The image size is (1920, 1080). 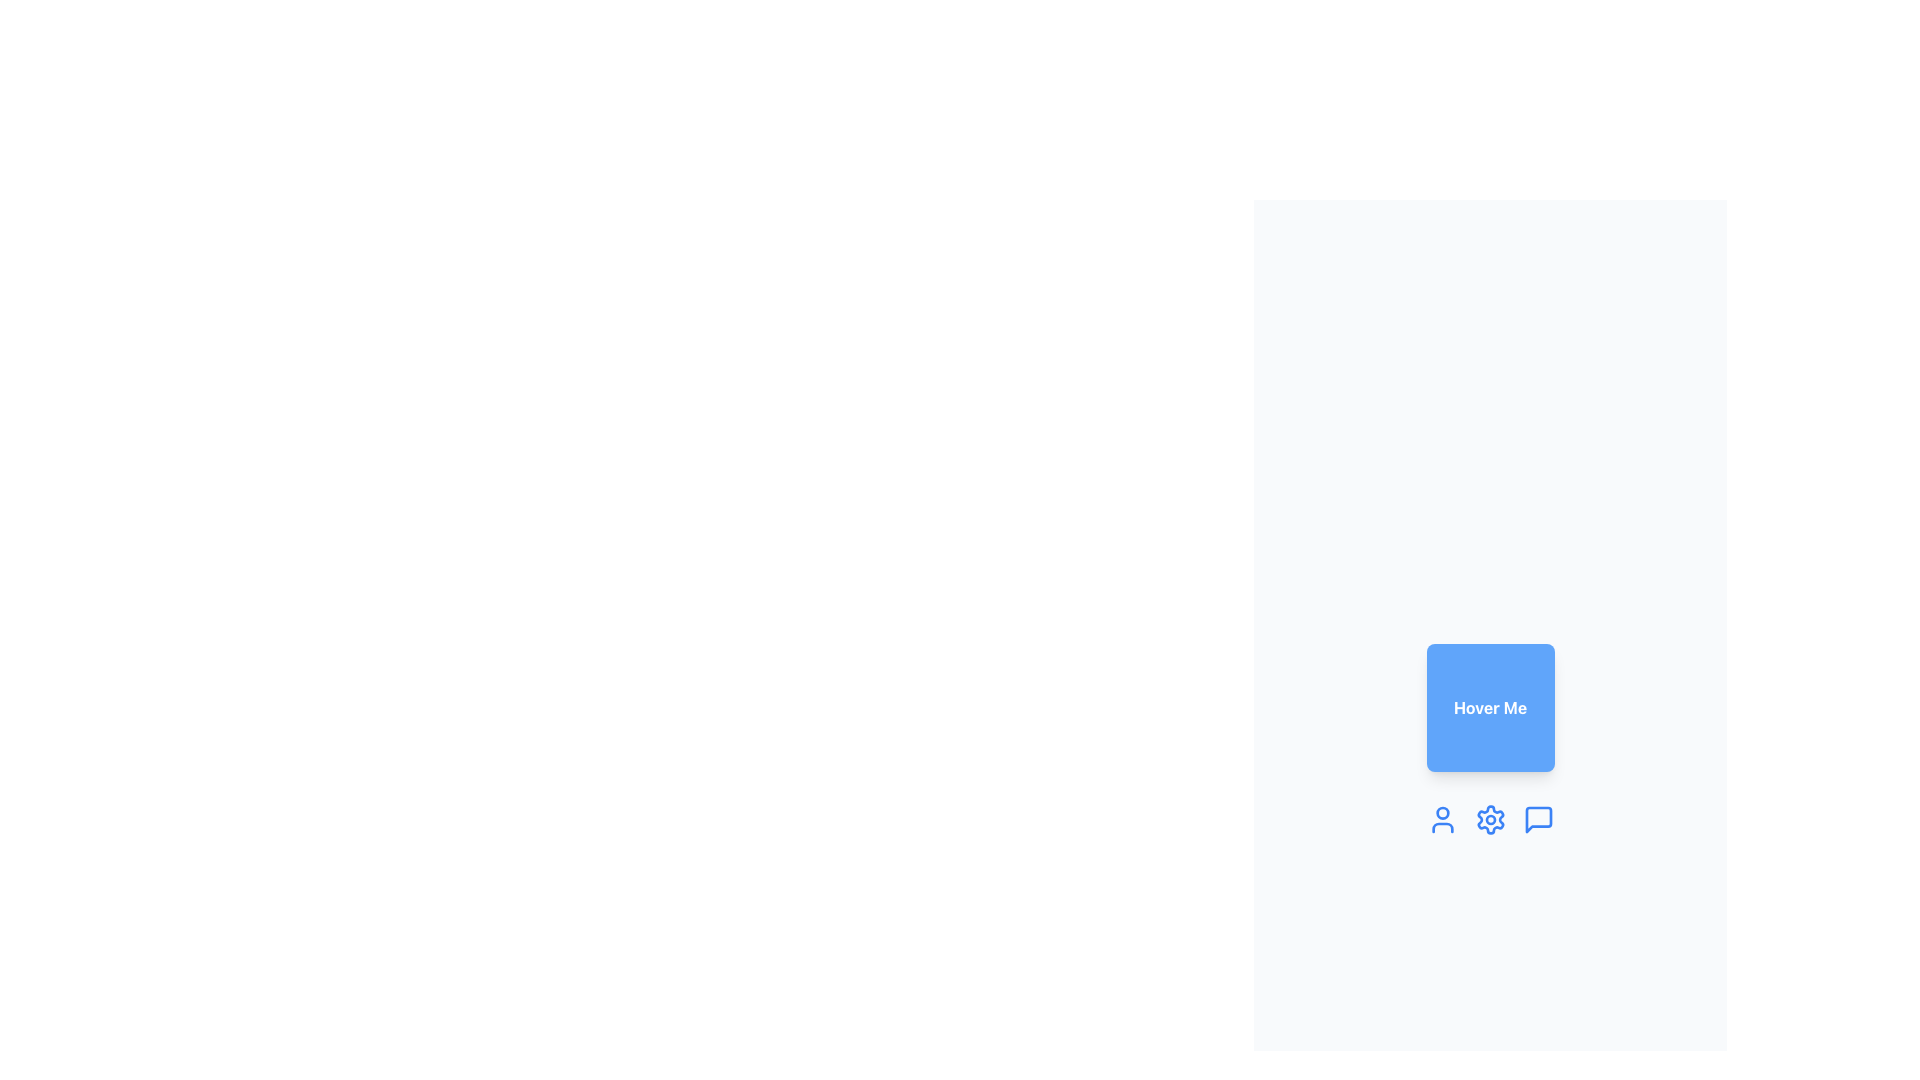 What do you see at coordinates (1490, 820) in the screenshot?
I see `the middle settings icon located below the 'Hover Me' button, which is part of a horizontal row of three blue icons` at bounding box center [1490, 820].